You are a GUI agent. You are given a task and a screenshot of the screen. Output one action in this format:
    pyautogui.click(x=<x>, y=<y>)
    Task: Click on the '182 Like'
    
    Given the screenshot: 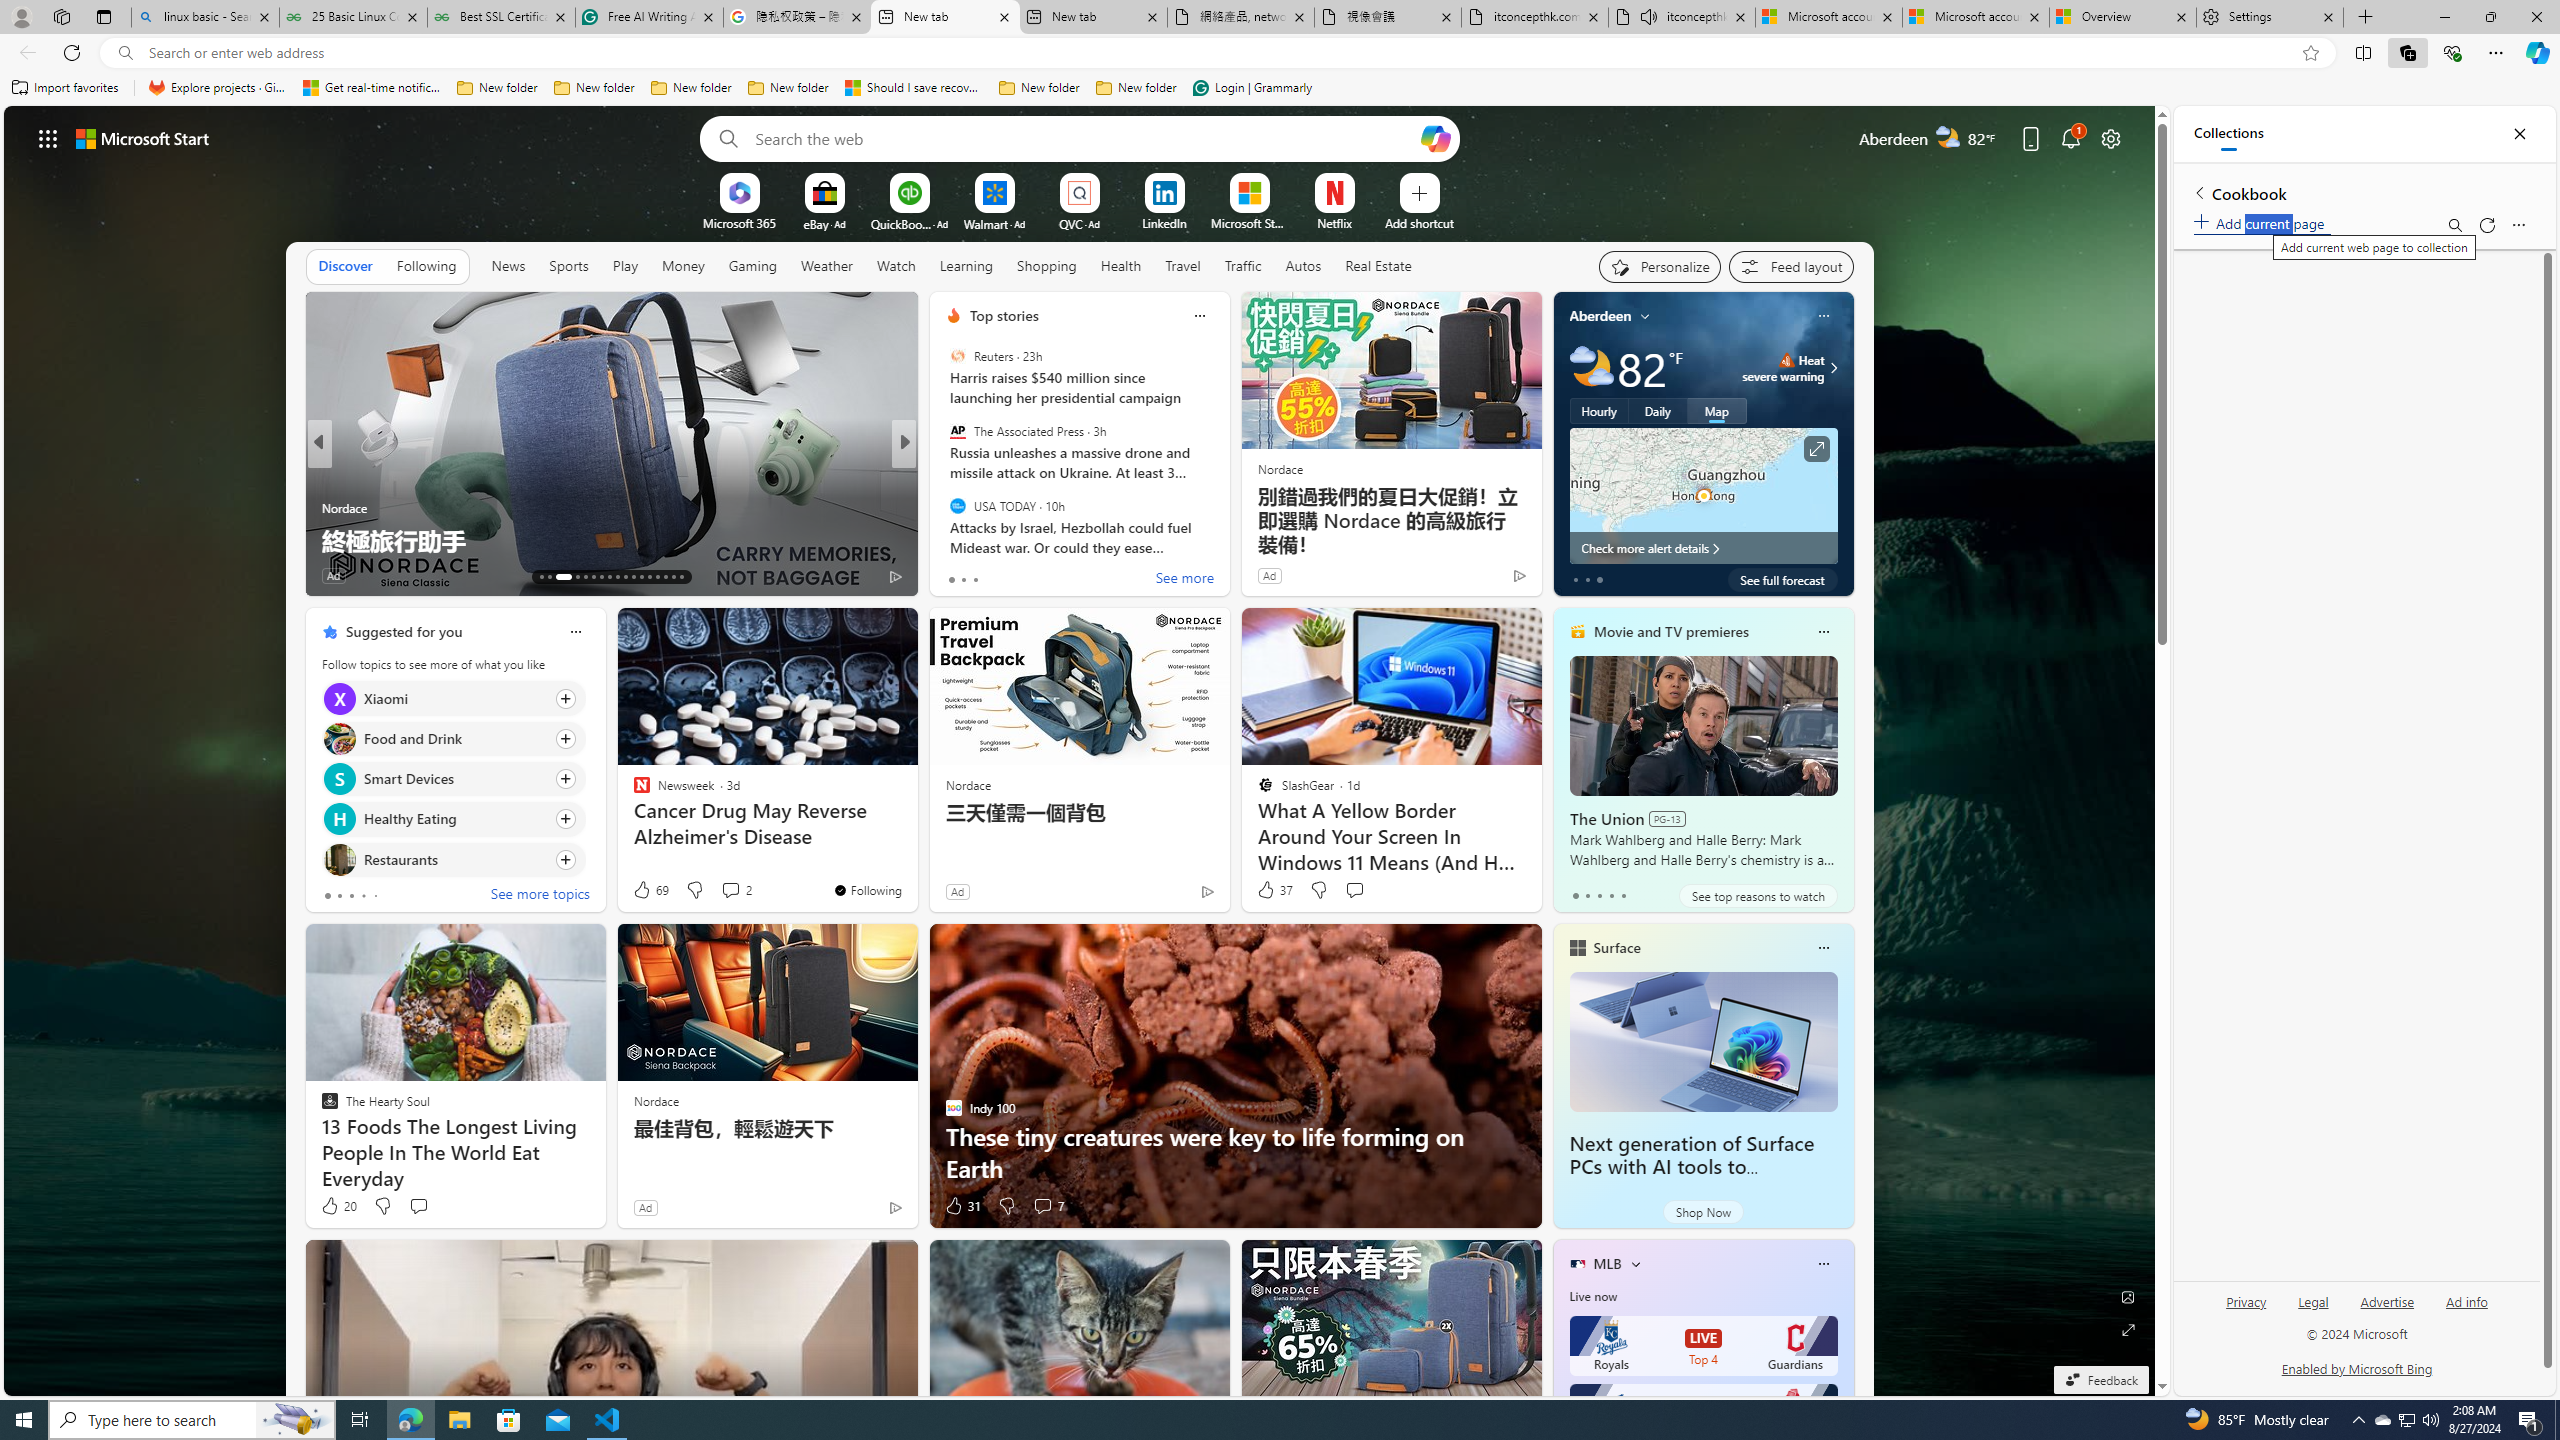 What is the action you would take?
    pyautogui.click(x=957, y=575)
    